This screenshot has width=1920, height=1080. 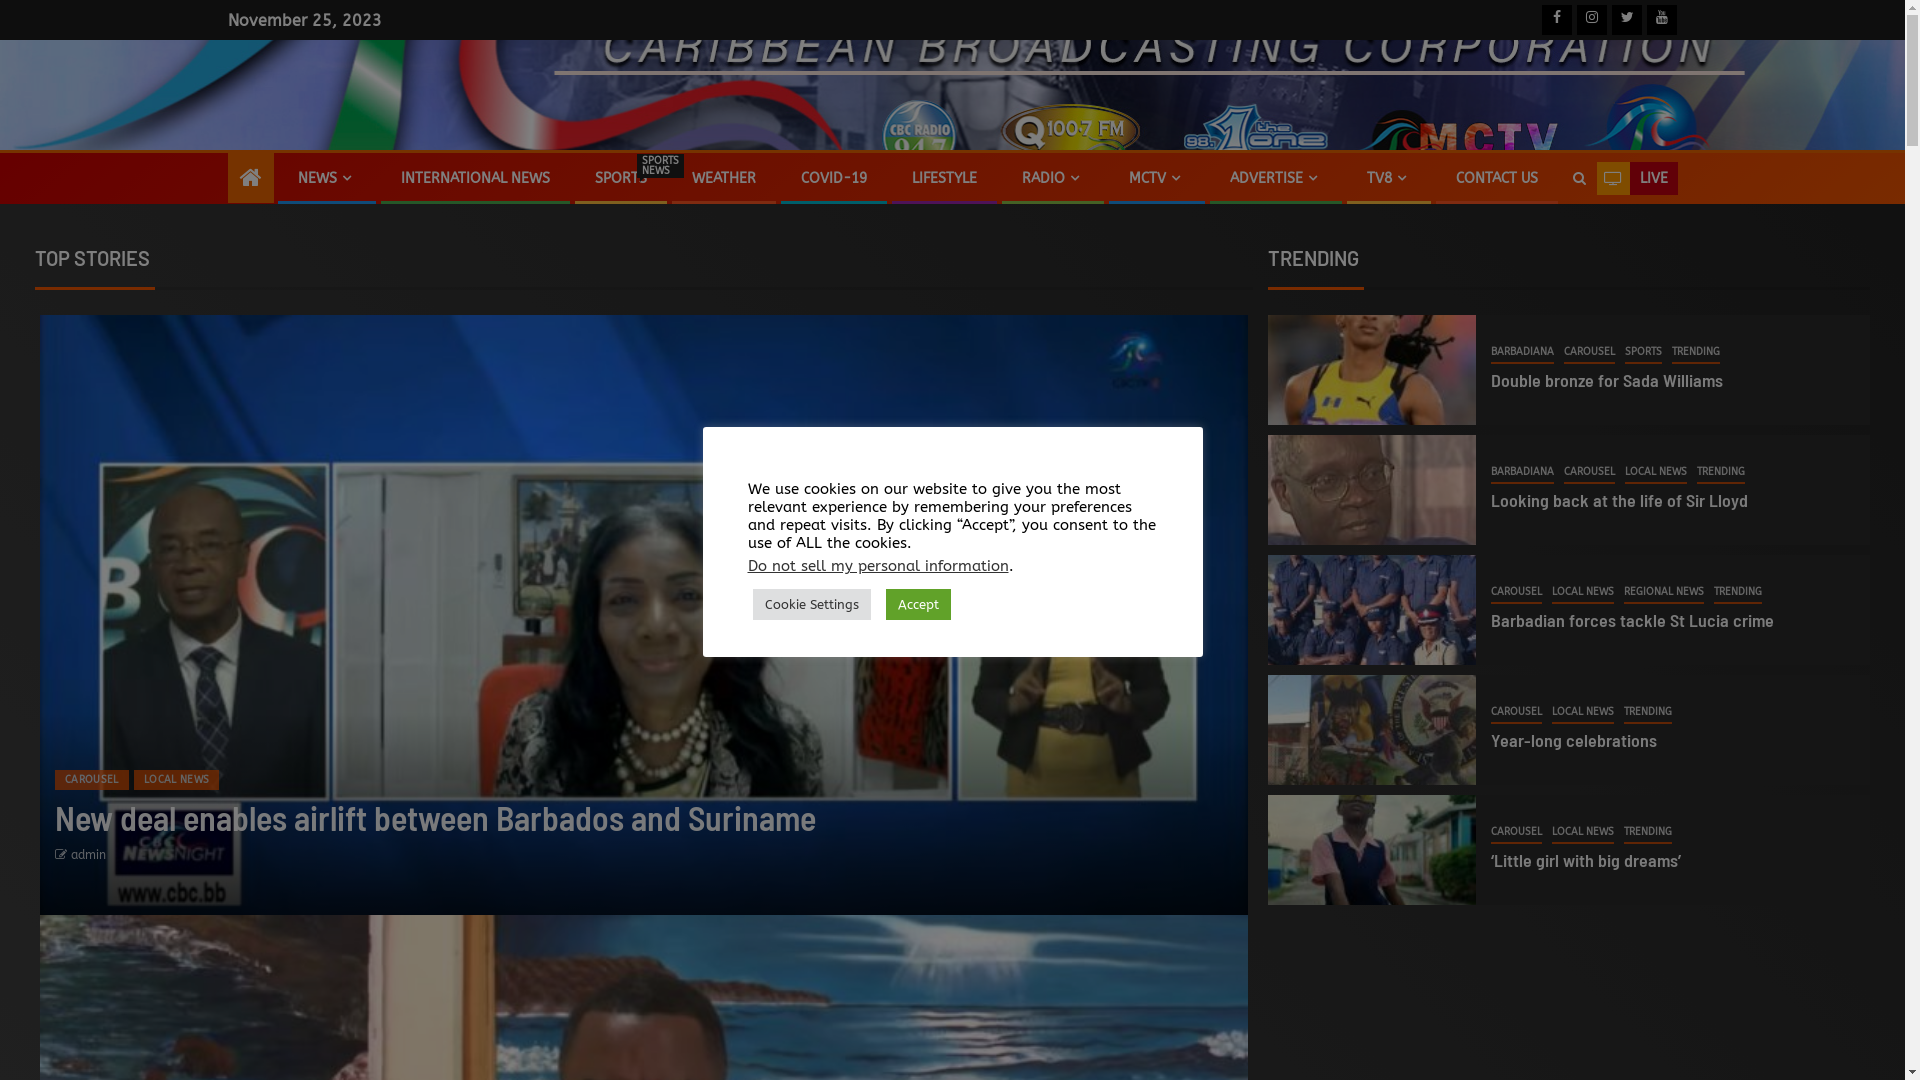 I want to click on 'INTERNATIONAL NEWS', so click(x=473, y=177).